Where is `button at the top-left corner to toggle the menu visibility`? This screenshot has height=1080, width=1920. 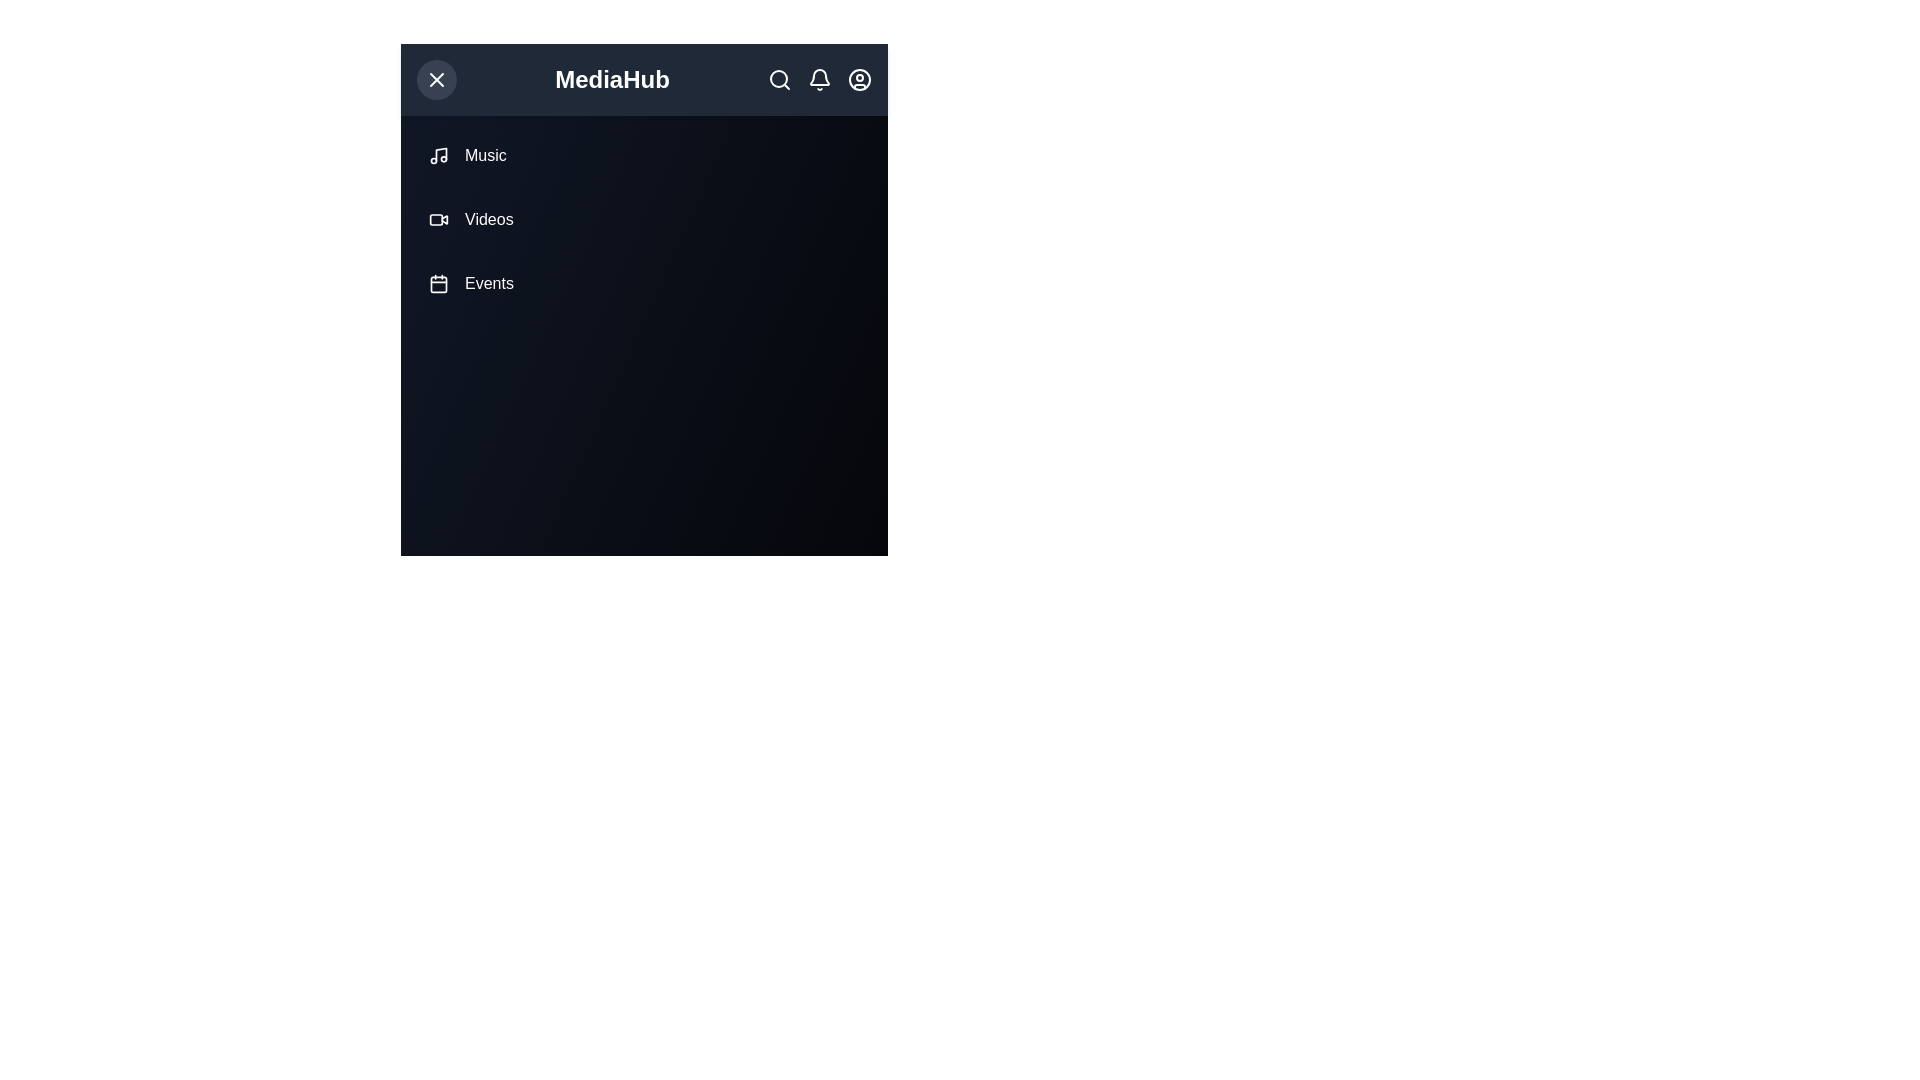
button at the top-left corner to toggle the menu visibility is located at coordinates (435, 79).